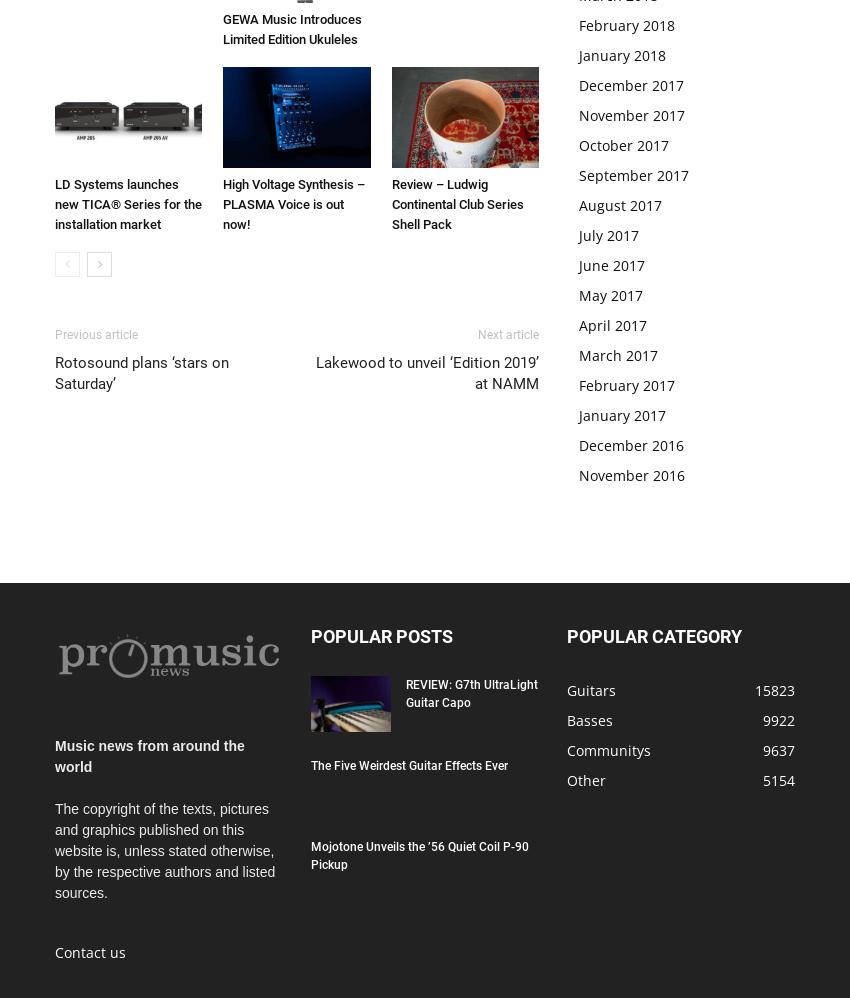 This screenshot has height=998, width=850. Describe the element at coordinates (630, 115) in the screenshot. I see `'November 2017'` at that location.